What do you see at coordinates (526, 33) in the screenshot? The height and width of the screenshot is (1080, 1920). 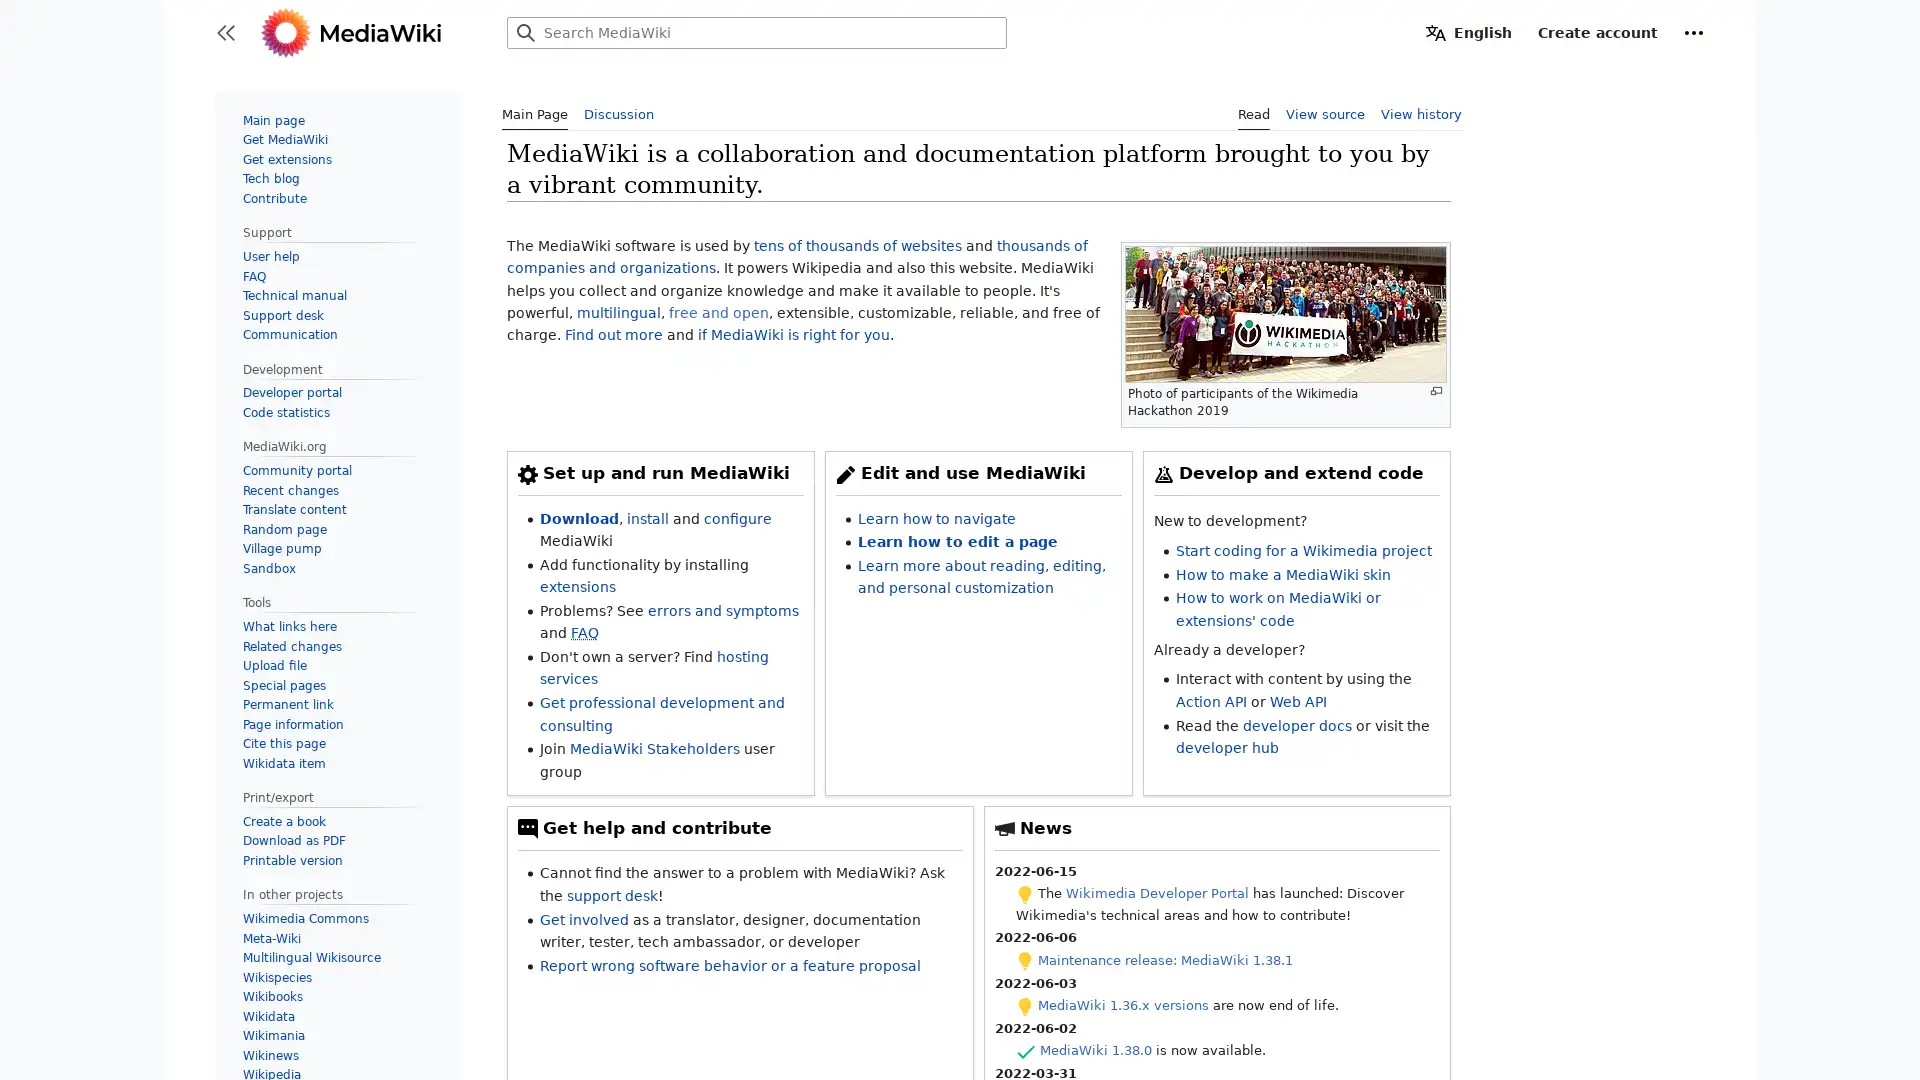 I see `Search` at bounding box center [526, 33].